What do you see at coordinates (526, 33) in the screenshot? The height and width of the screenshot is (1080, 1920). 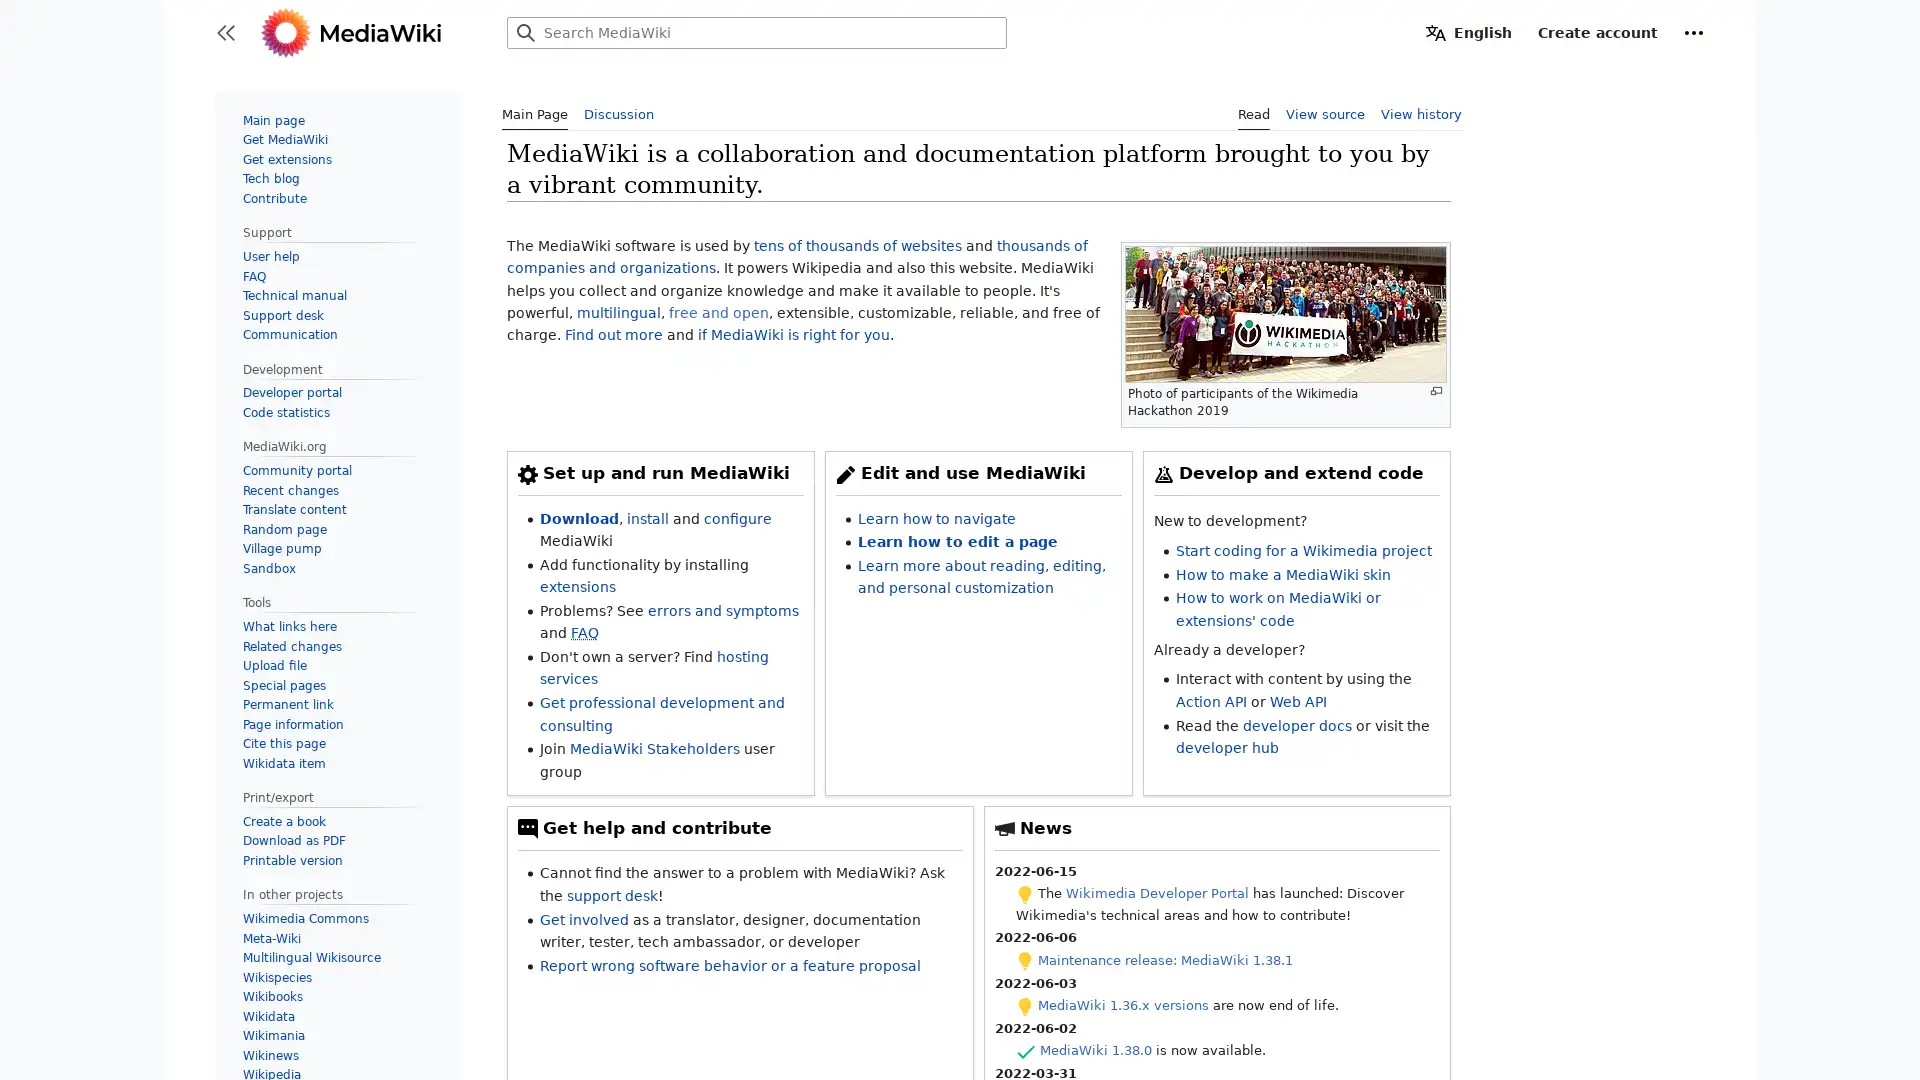 I see `Search` at bounding box center [526, 33].